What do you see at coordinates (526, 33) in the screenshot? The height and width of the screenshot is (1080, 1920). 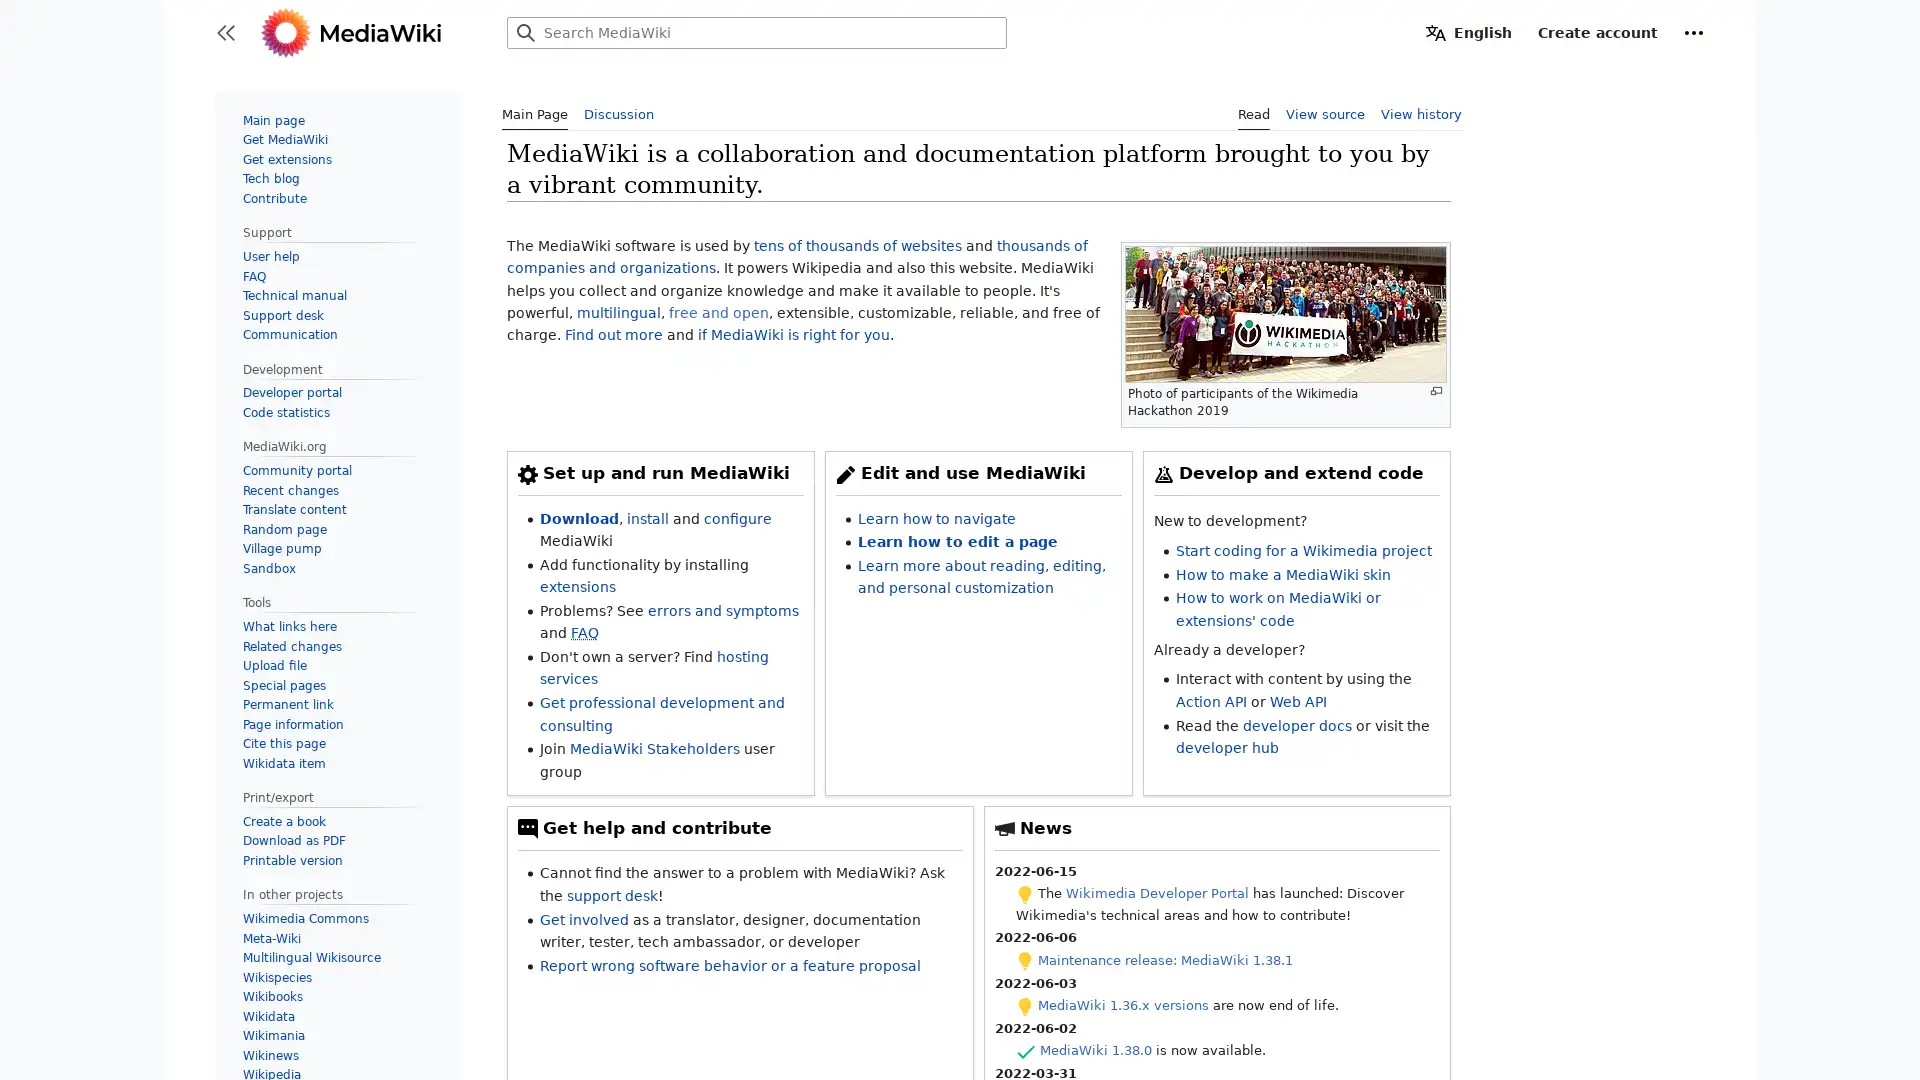 I see `Search` at bounding box center [526, 33].